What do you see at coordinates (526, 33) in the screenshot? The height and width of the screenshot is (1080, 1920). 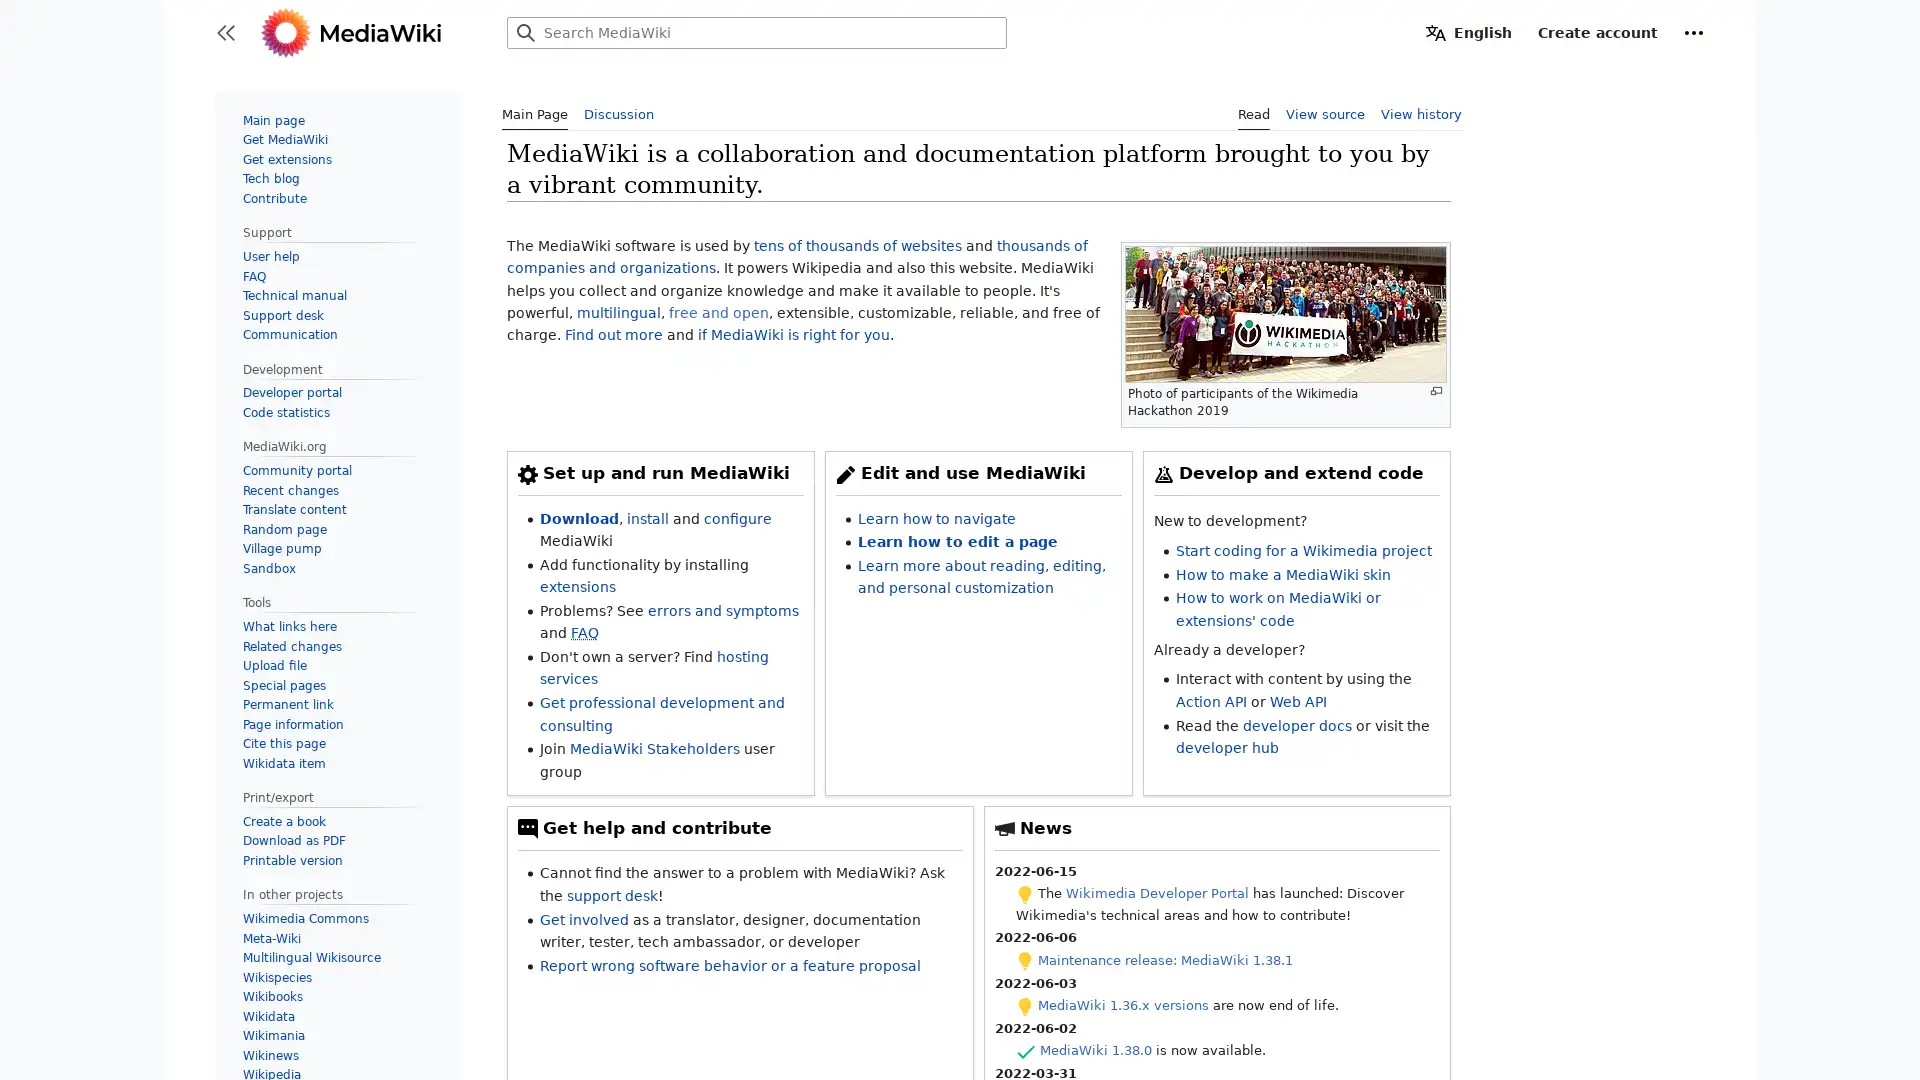 I see `Search` at bounding box center [526, 33].